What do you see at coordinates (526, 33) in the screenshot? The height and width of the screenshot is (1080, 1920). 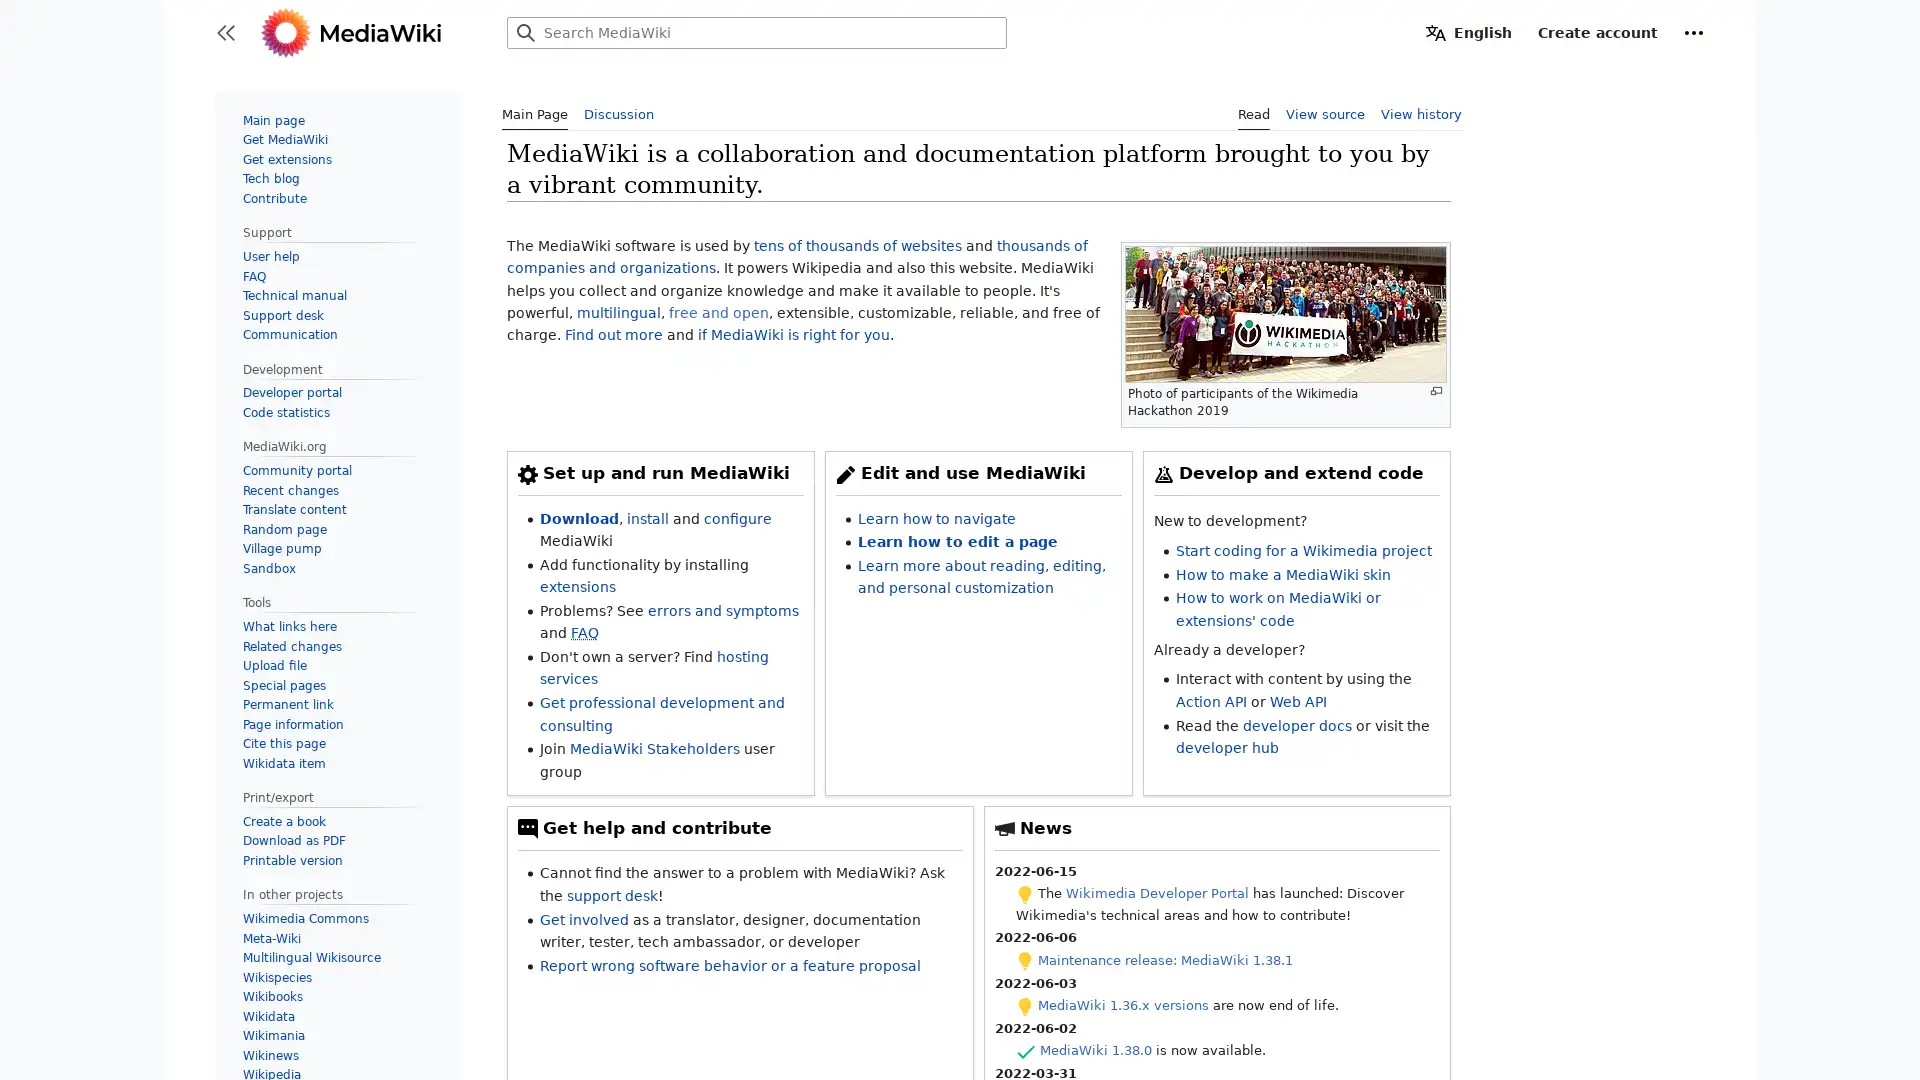 I see `Search` at bounding box center [526, 33].